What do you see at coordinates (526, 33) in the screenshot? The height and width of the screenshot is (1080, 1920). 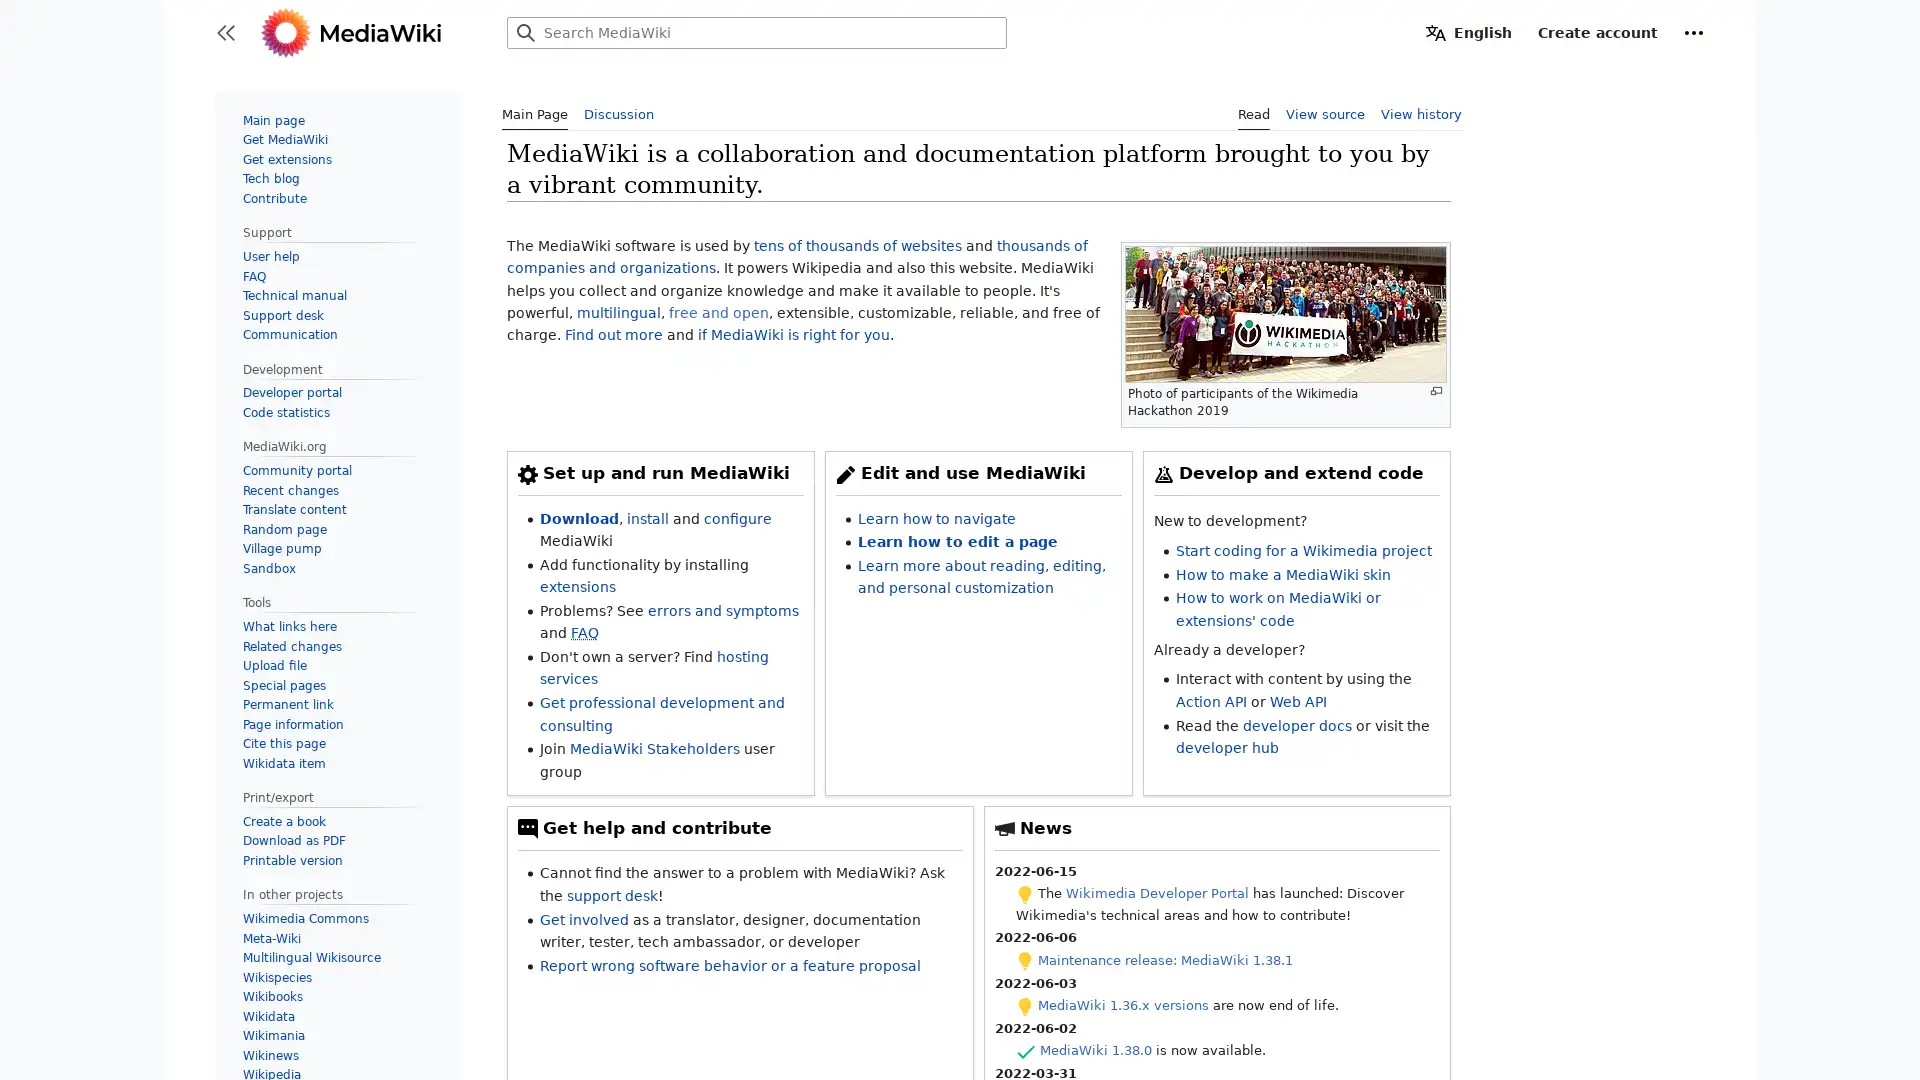 I see `Search` at bounding box center [526, 33].